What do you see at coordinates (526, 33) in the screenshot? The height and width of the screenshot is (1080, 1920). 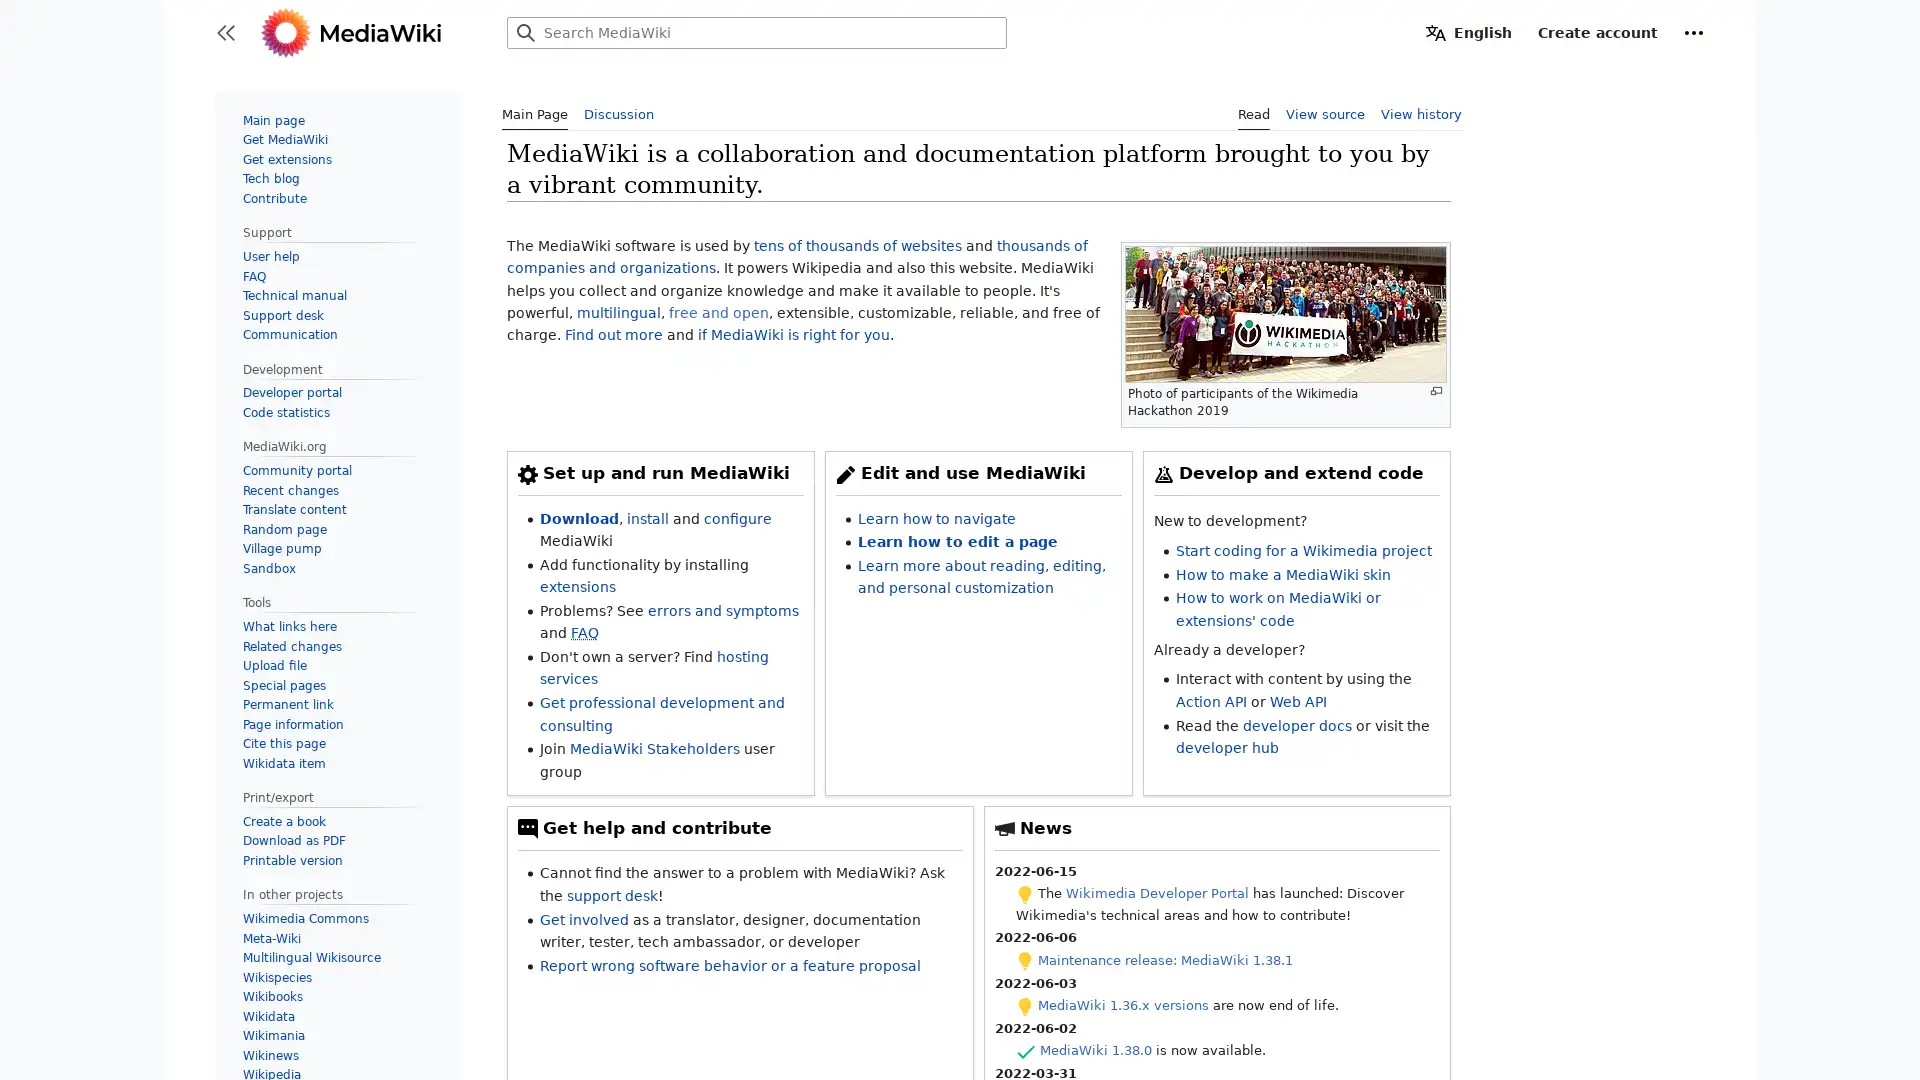 I see `Search` at bounding box center [526, 33].